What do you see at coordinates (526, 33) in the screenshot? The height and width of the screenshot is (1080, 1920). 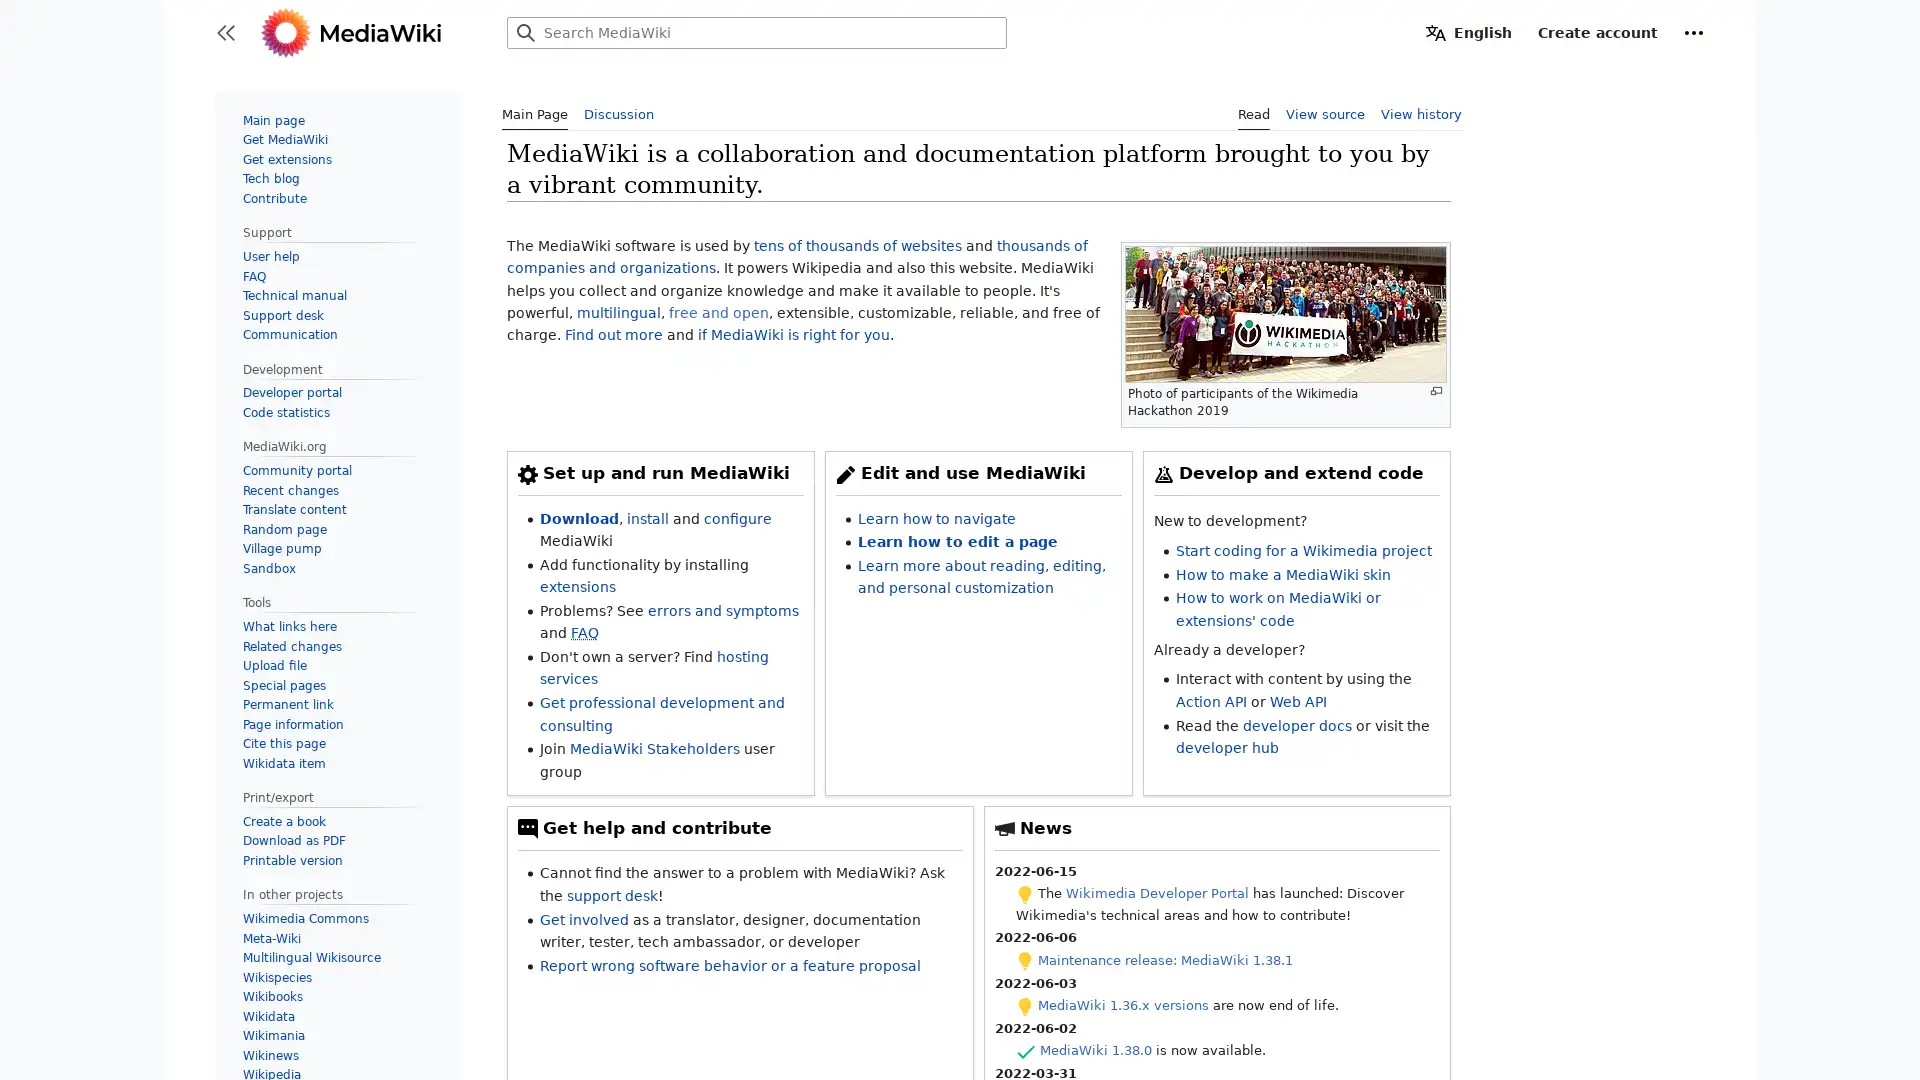 I see `Search` at bounding box center [526, 33].